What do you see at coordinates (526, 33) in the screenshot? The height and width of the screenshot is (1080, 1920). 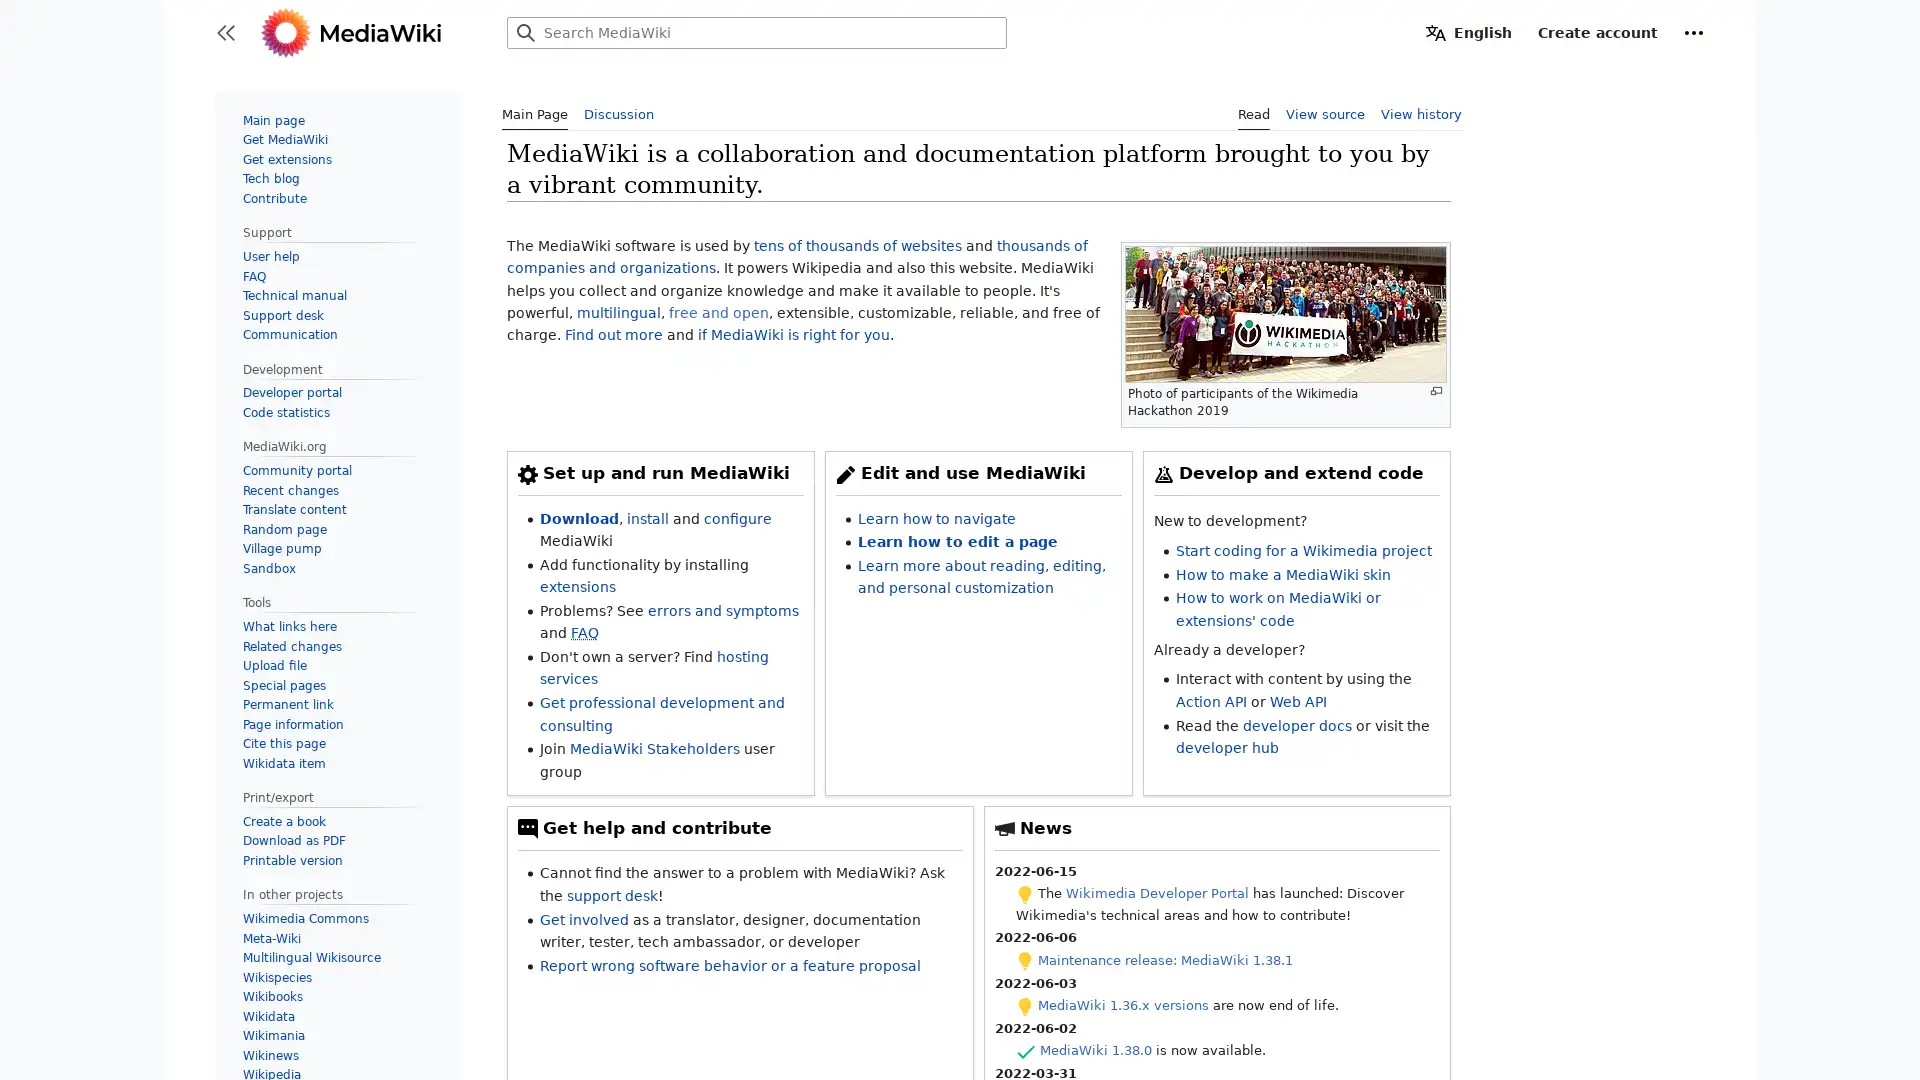 I see `Search` at bounding box center [526, 33].